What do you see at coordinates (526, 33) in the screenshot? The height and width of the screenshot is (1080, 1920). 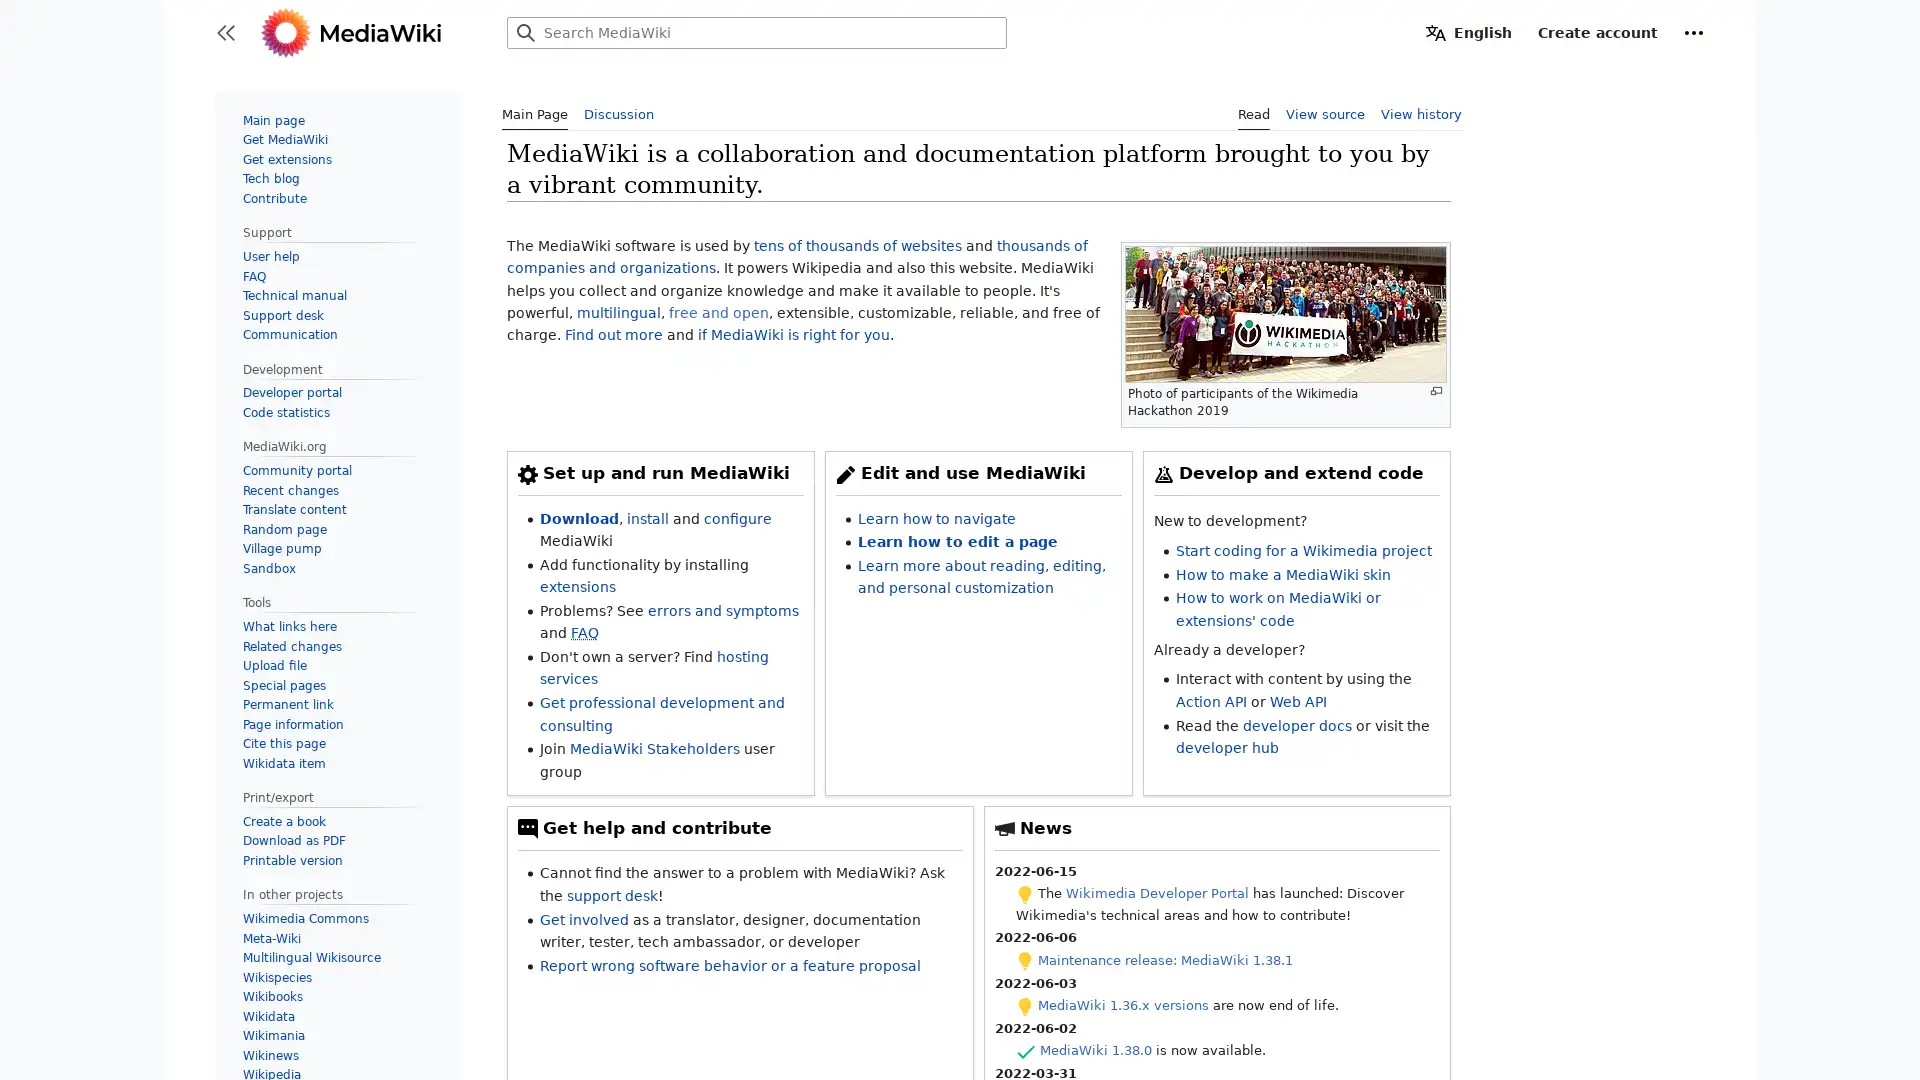 I see `Search` at bounding box center [526, 33].